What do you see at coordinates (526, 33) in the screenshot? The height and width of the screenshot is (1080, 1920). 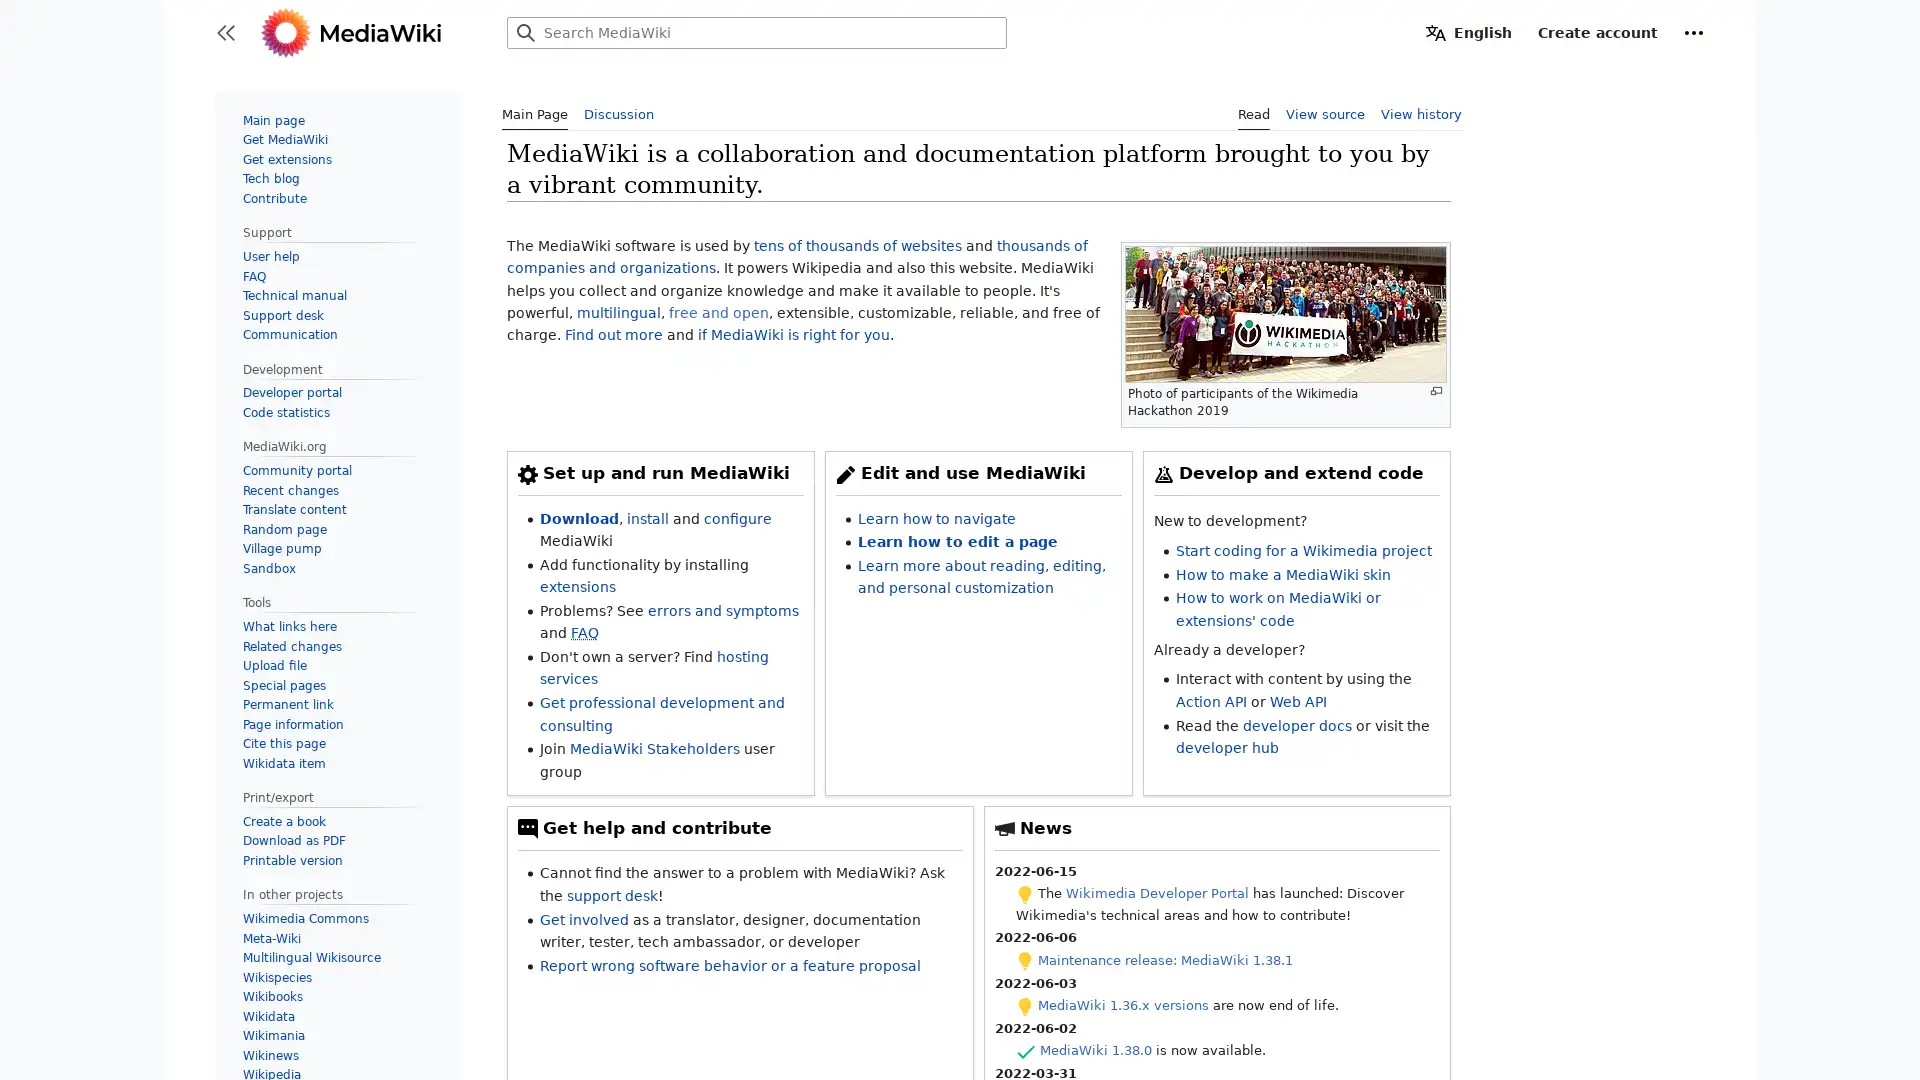 I see `Search` at bounding box center [526, 33].